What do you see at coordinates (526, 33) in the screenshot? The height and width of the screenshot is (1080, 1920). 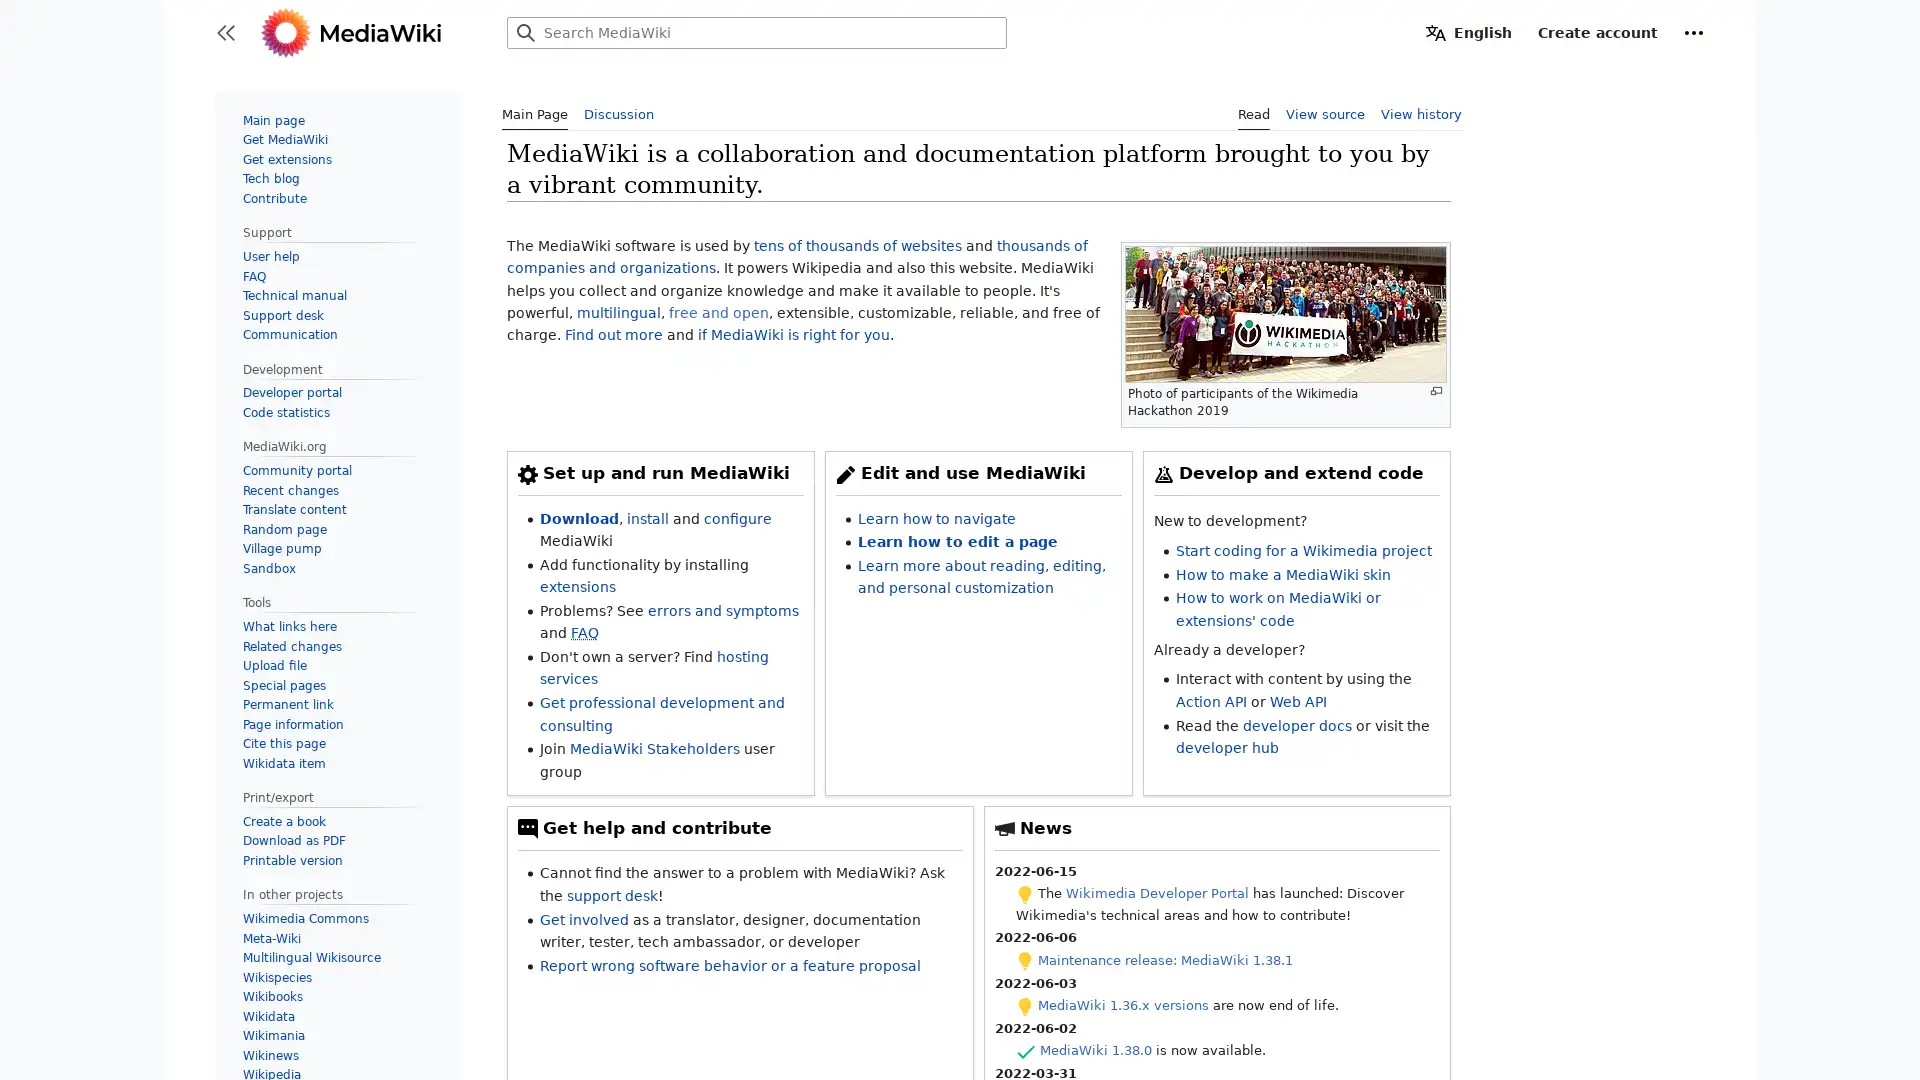 I see `Search` at bounding box center [526, 33].